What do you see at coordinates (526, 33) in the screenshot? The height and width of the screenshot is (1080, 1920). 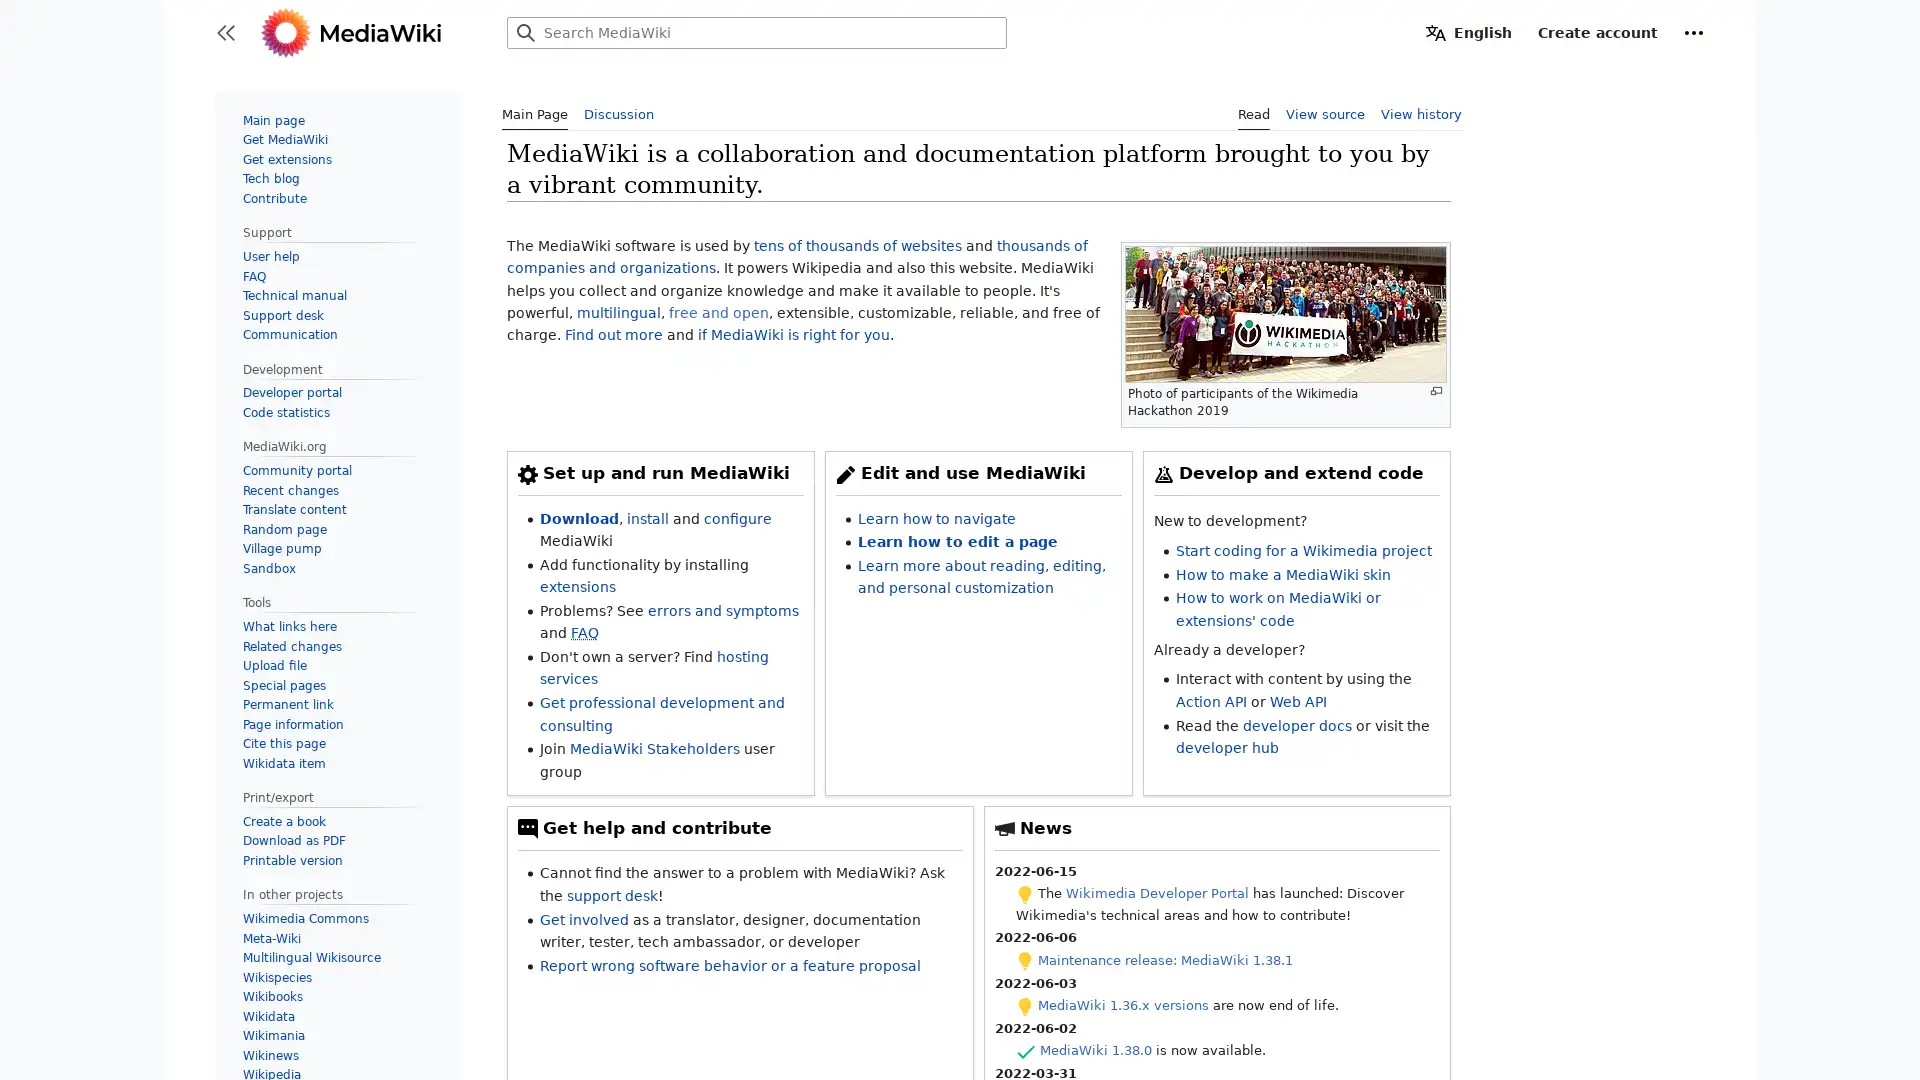 I see `Search` at bounding box center [526, 33].